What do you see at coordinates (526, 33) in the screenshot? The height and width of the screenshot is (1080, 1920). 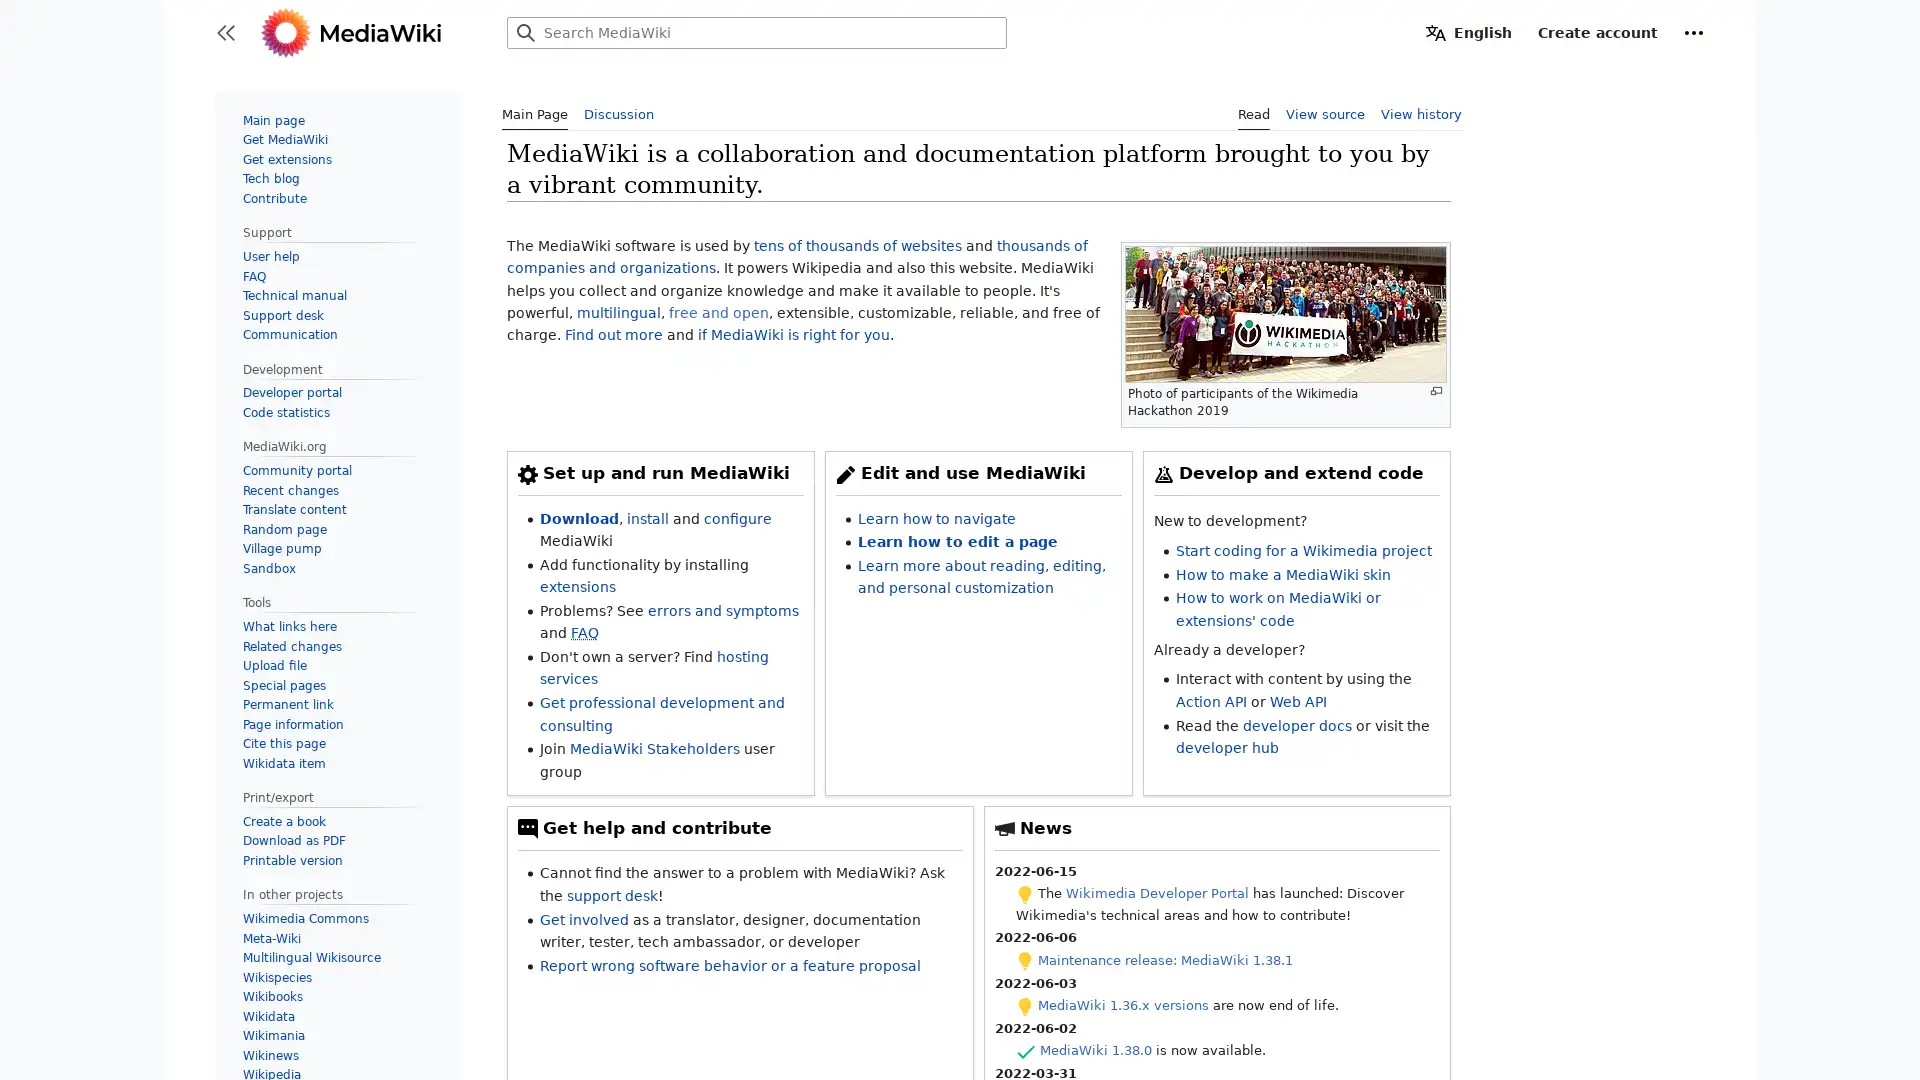 I see `Search` at bounding box center [526, 33].